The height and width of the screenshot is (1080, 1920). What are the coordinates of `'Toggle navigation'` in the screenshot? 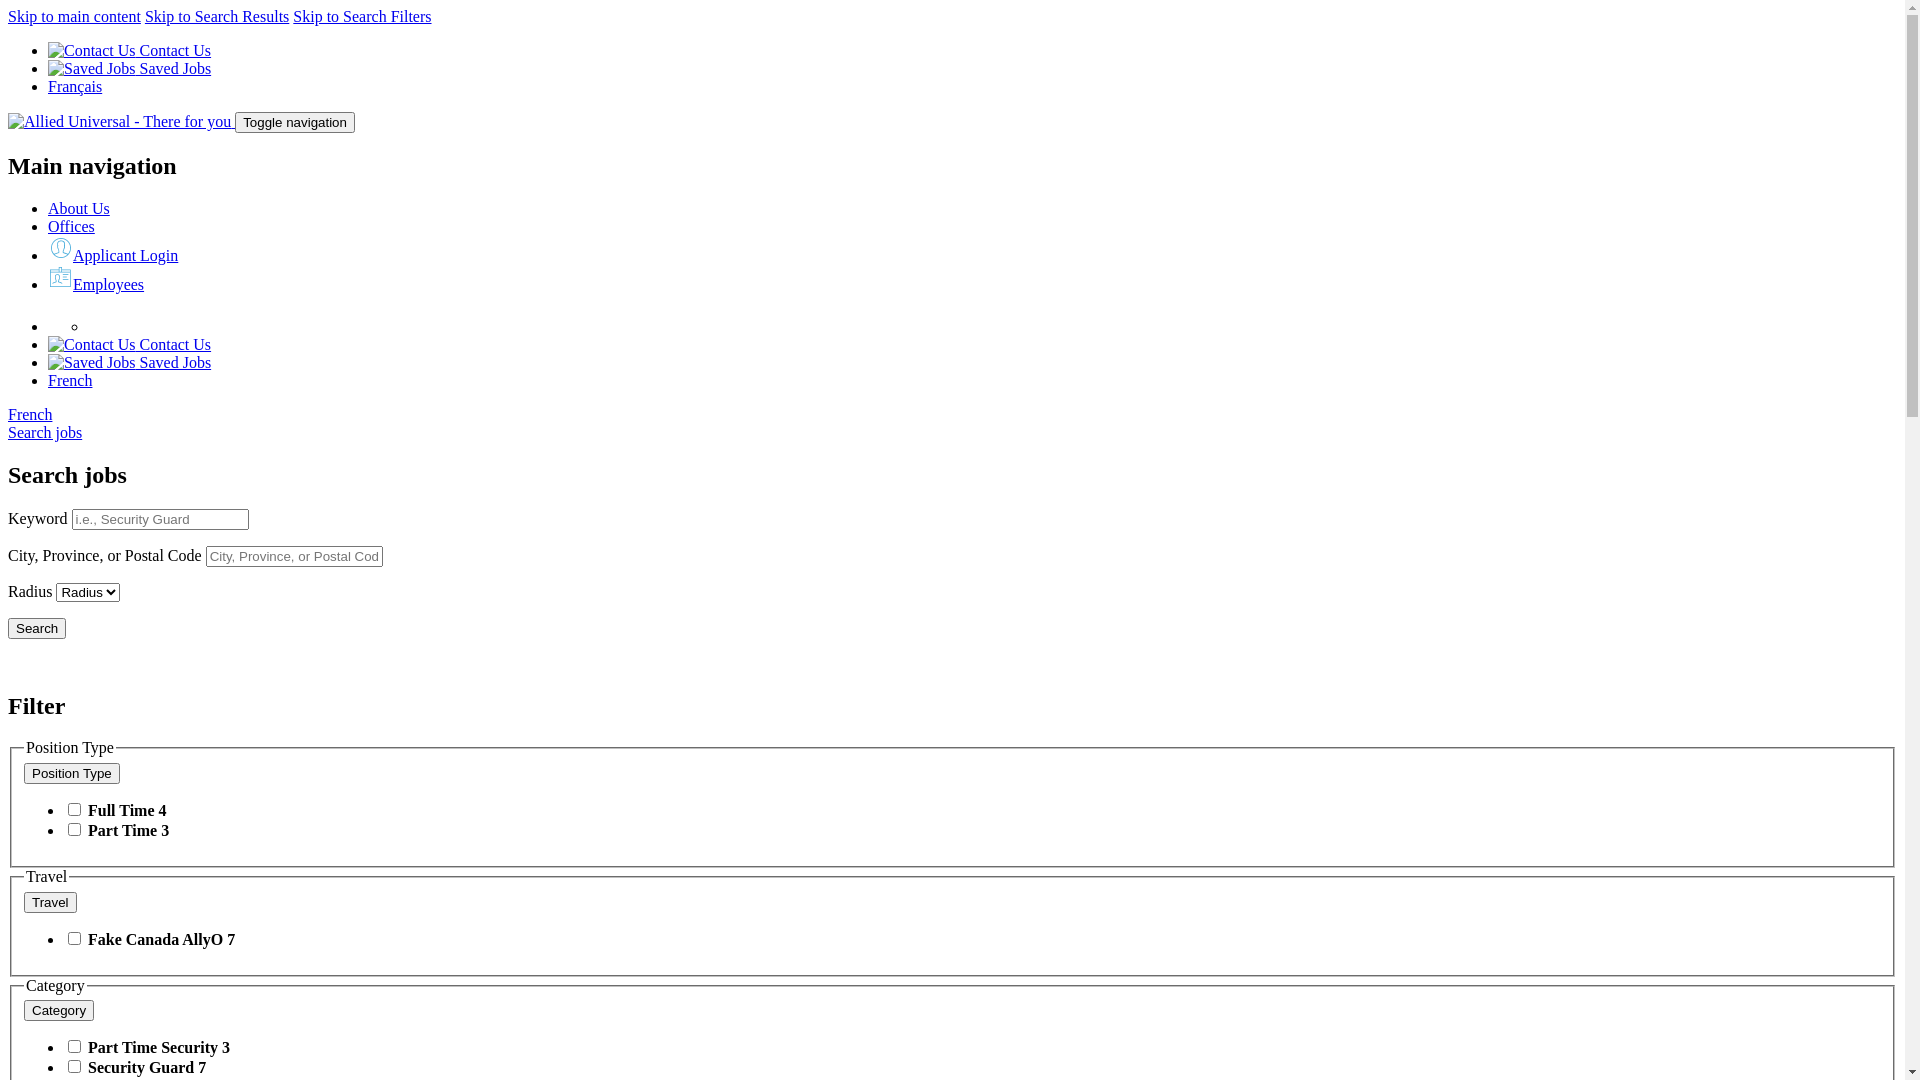 It's located at (293, 122).